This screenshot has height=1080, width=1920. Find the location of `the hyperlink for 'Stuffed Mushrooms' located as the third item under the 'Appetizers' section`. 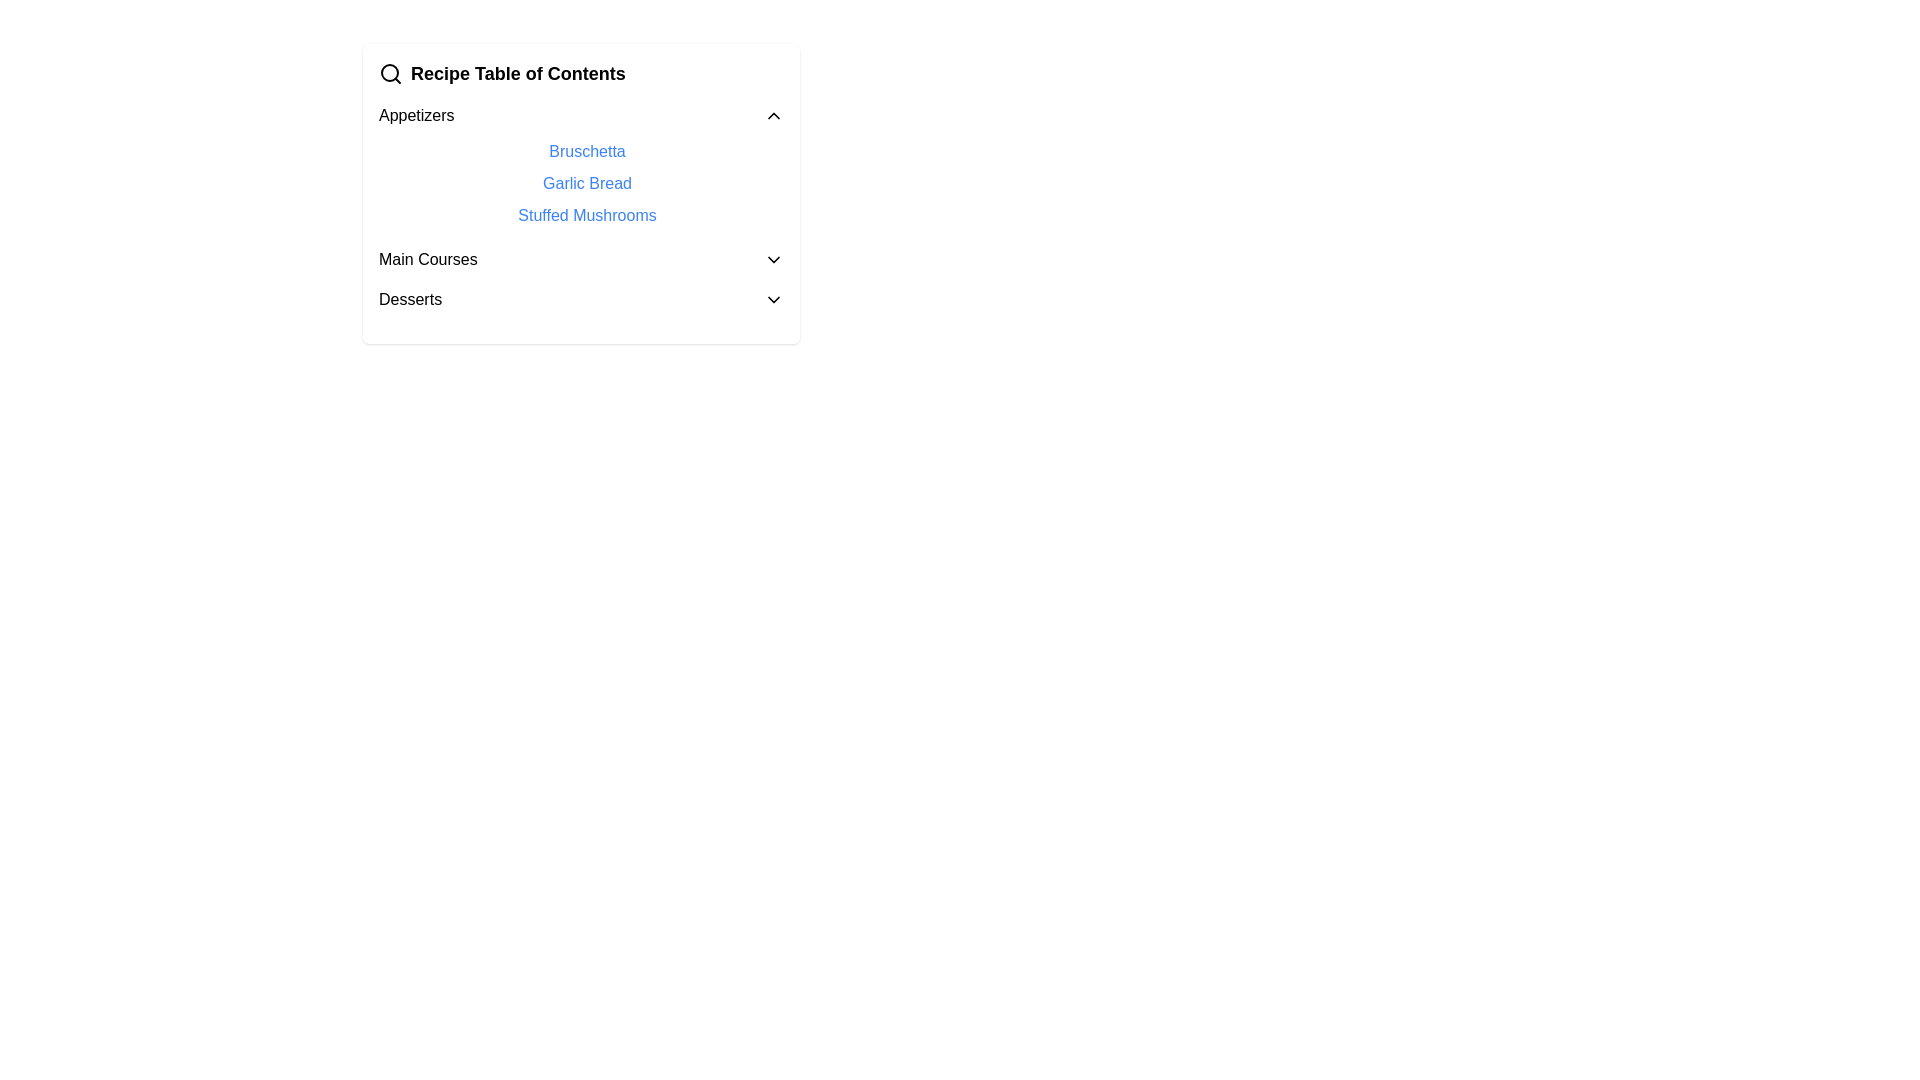

the hyperlink for 'Stuffed Mushrooms' located as the third item under the 'Appetizers' section is located at coordinates (588, 216).